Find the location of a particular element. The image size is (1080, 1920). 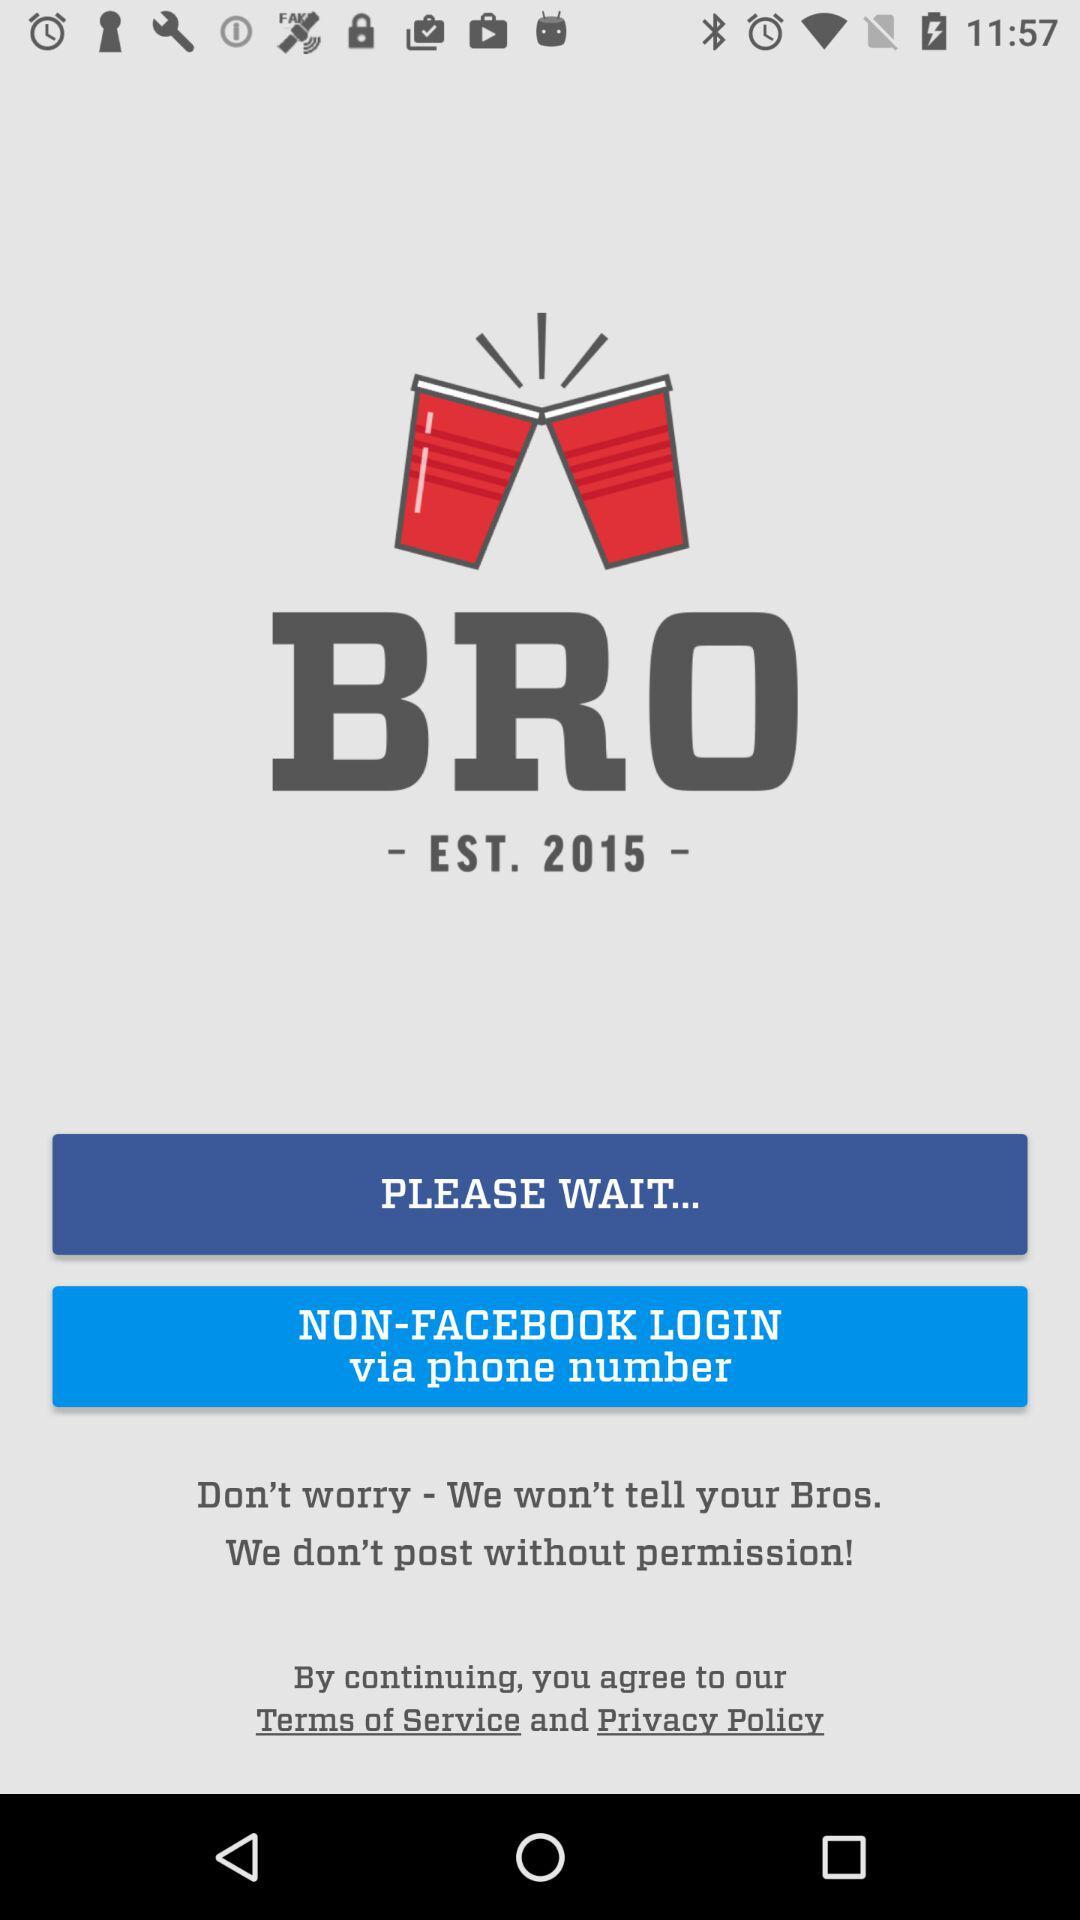

the privacy policy item is located at coordinates (709, 1719).